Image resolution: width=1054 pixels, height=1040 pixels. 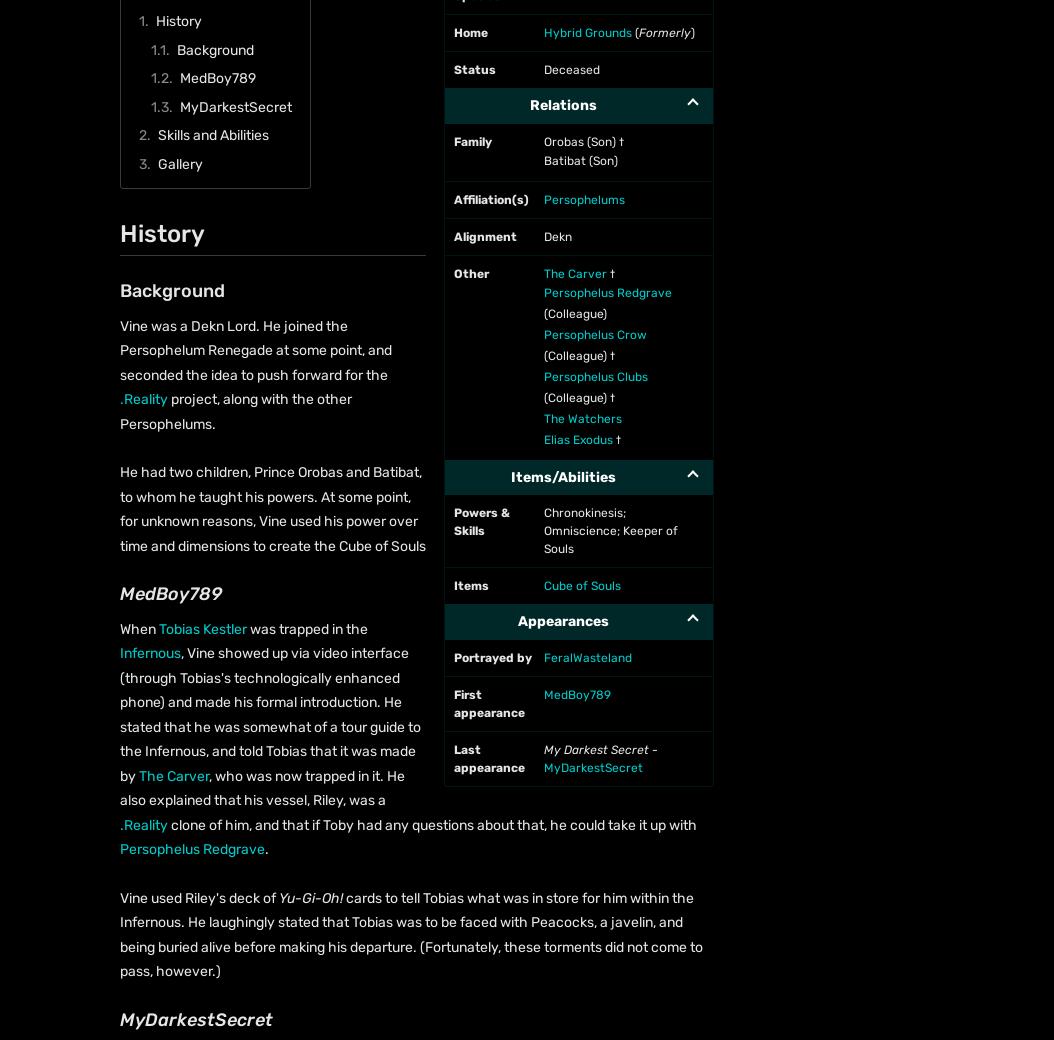 What do you see at coordinates (83, 766) in the screenshot?
I see `'Take your favorite fandoms with you and never miss a beat.'` at bounding box center [83, 766].